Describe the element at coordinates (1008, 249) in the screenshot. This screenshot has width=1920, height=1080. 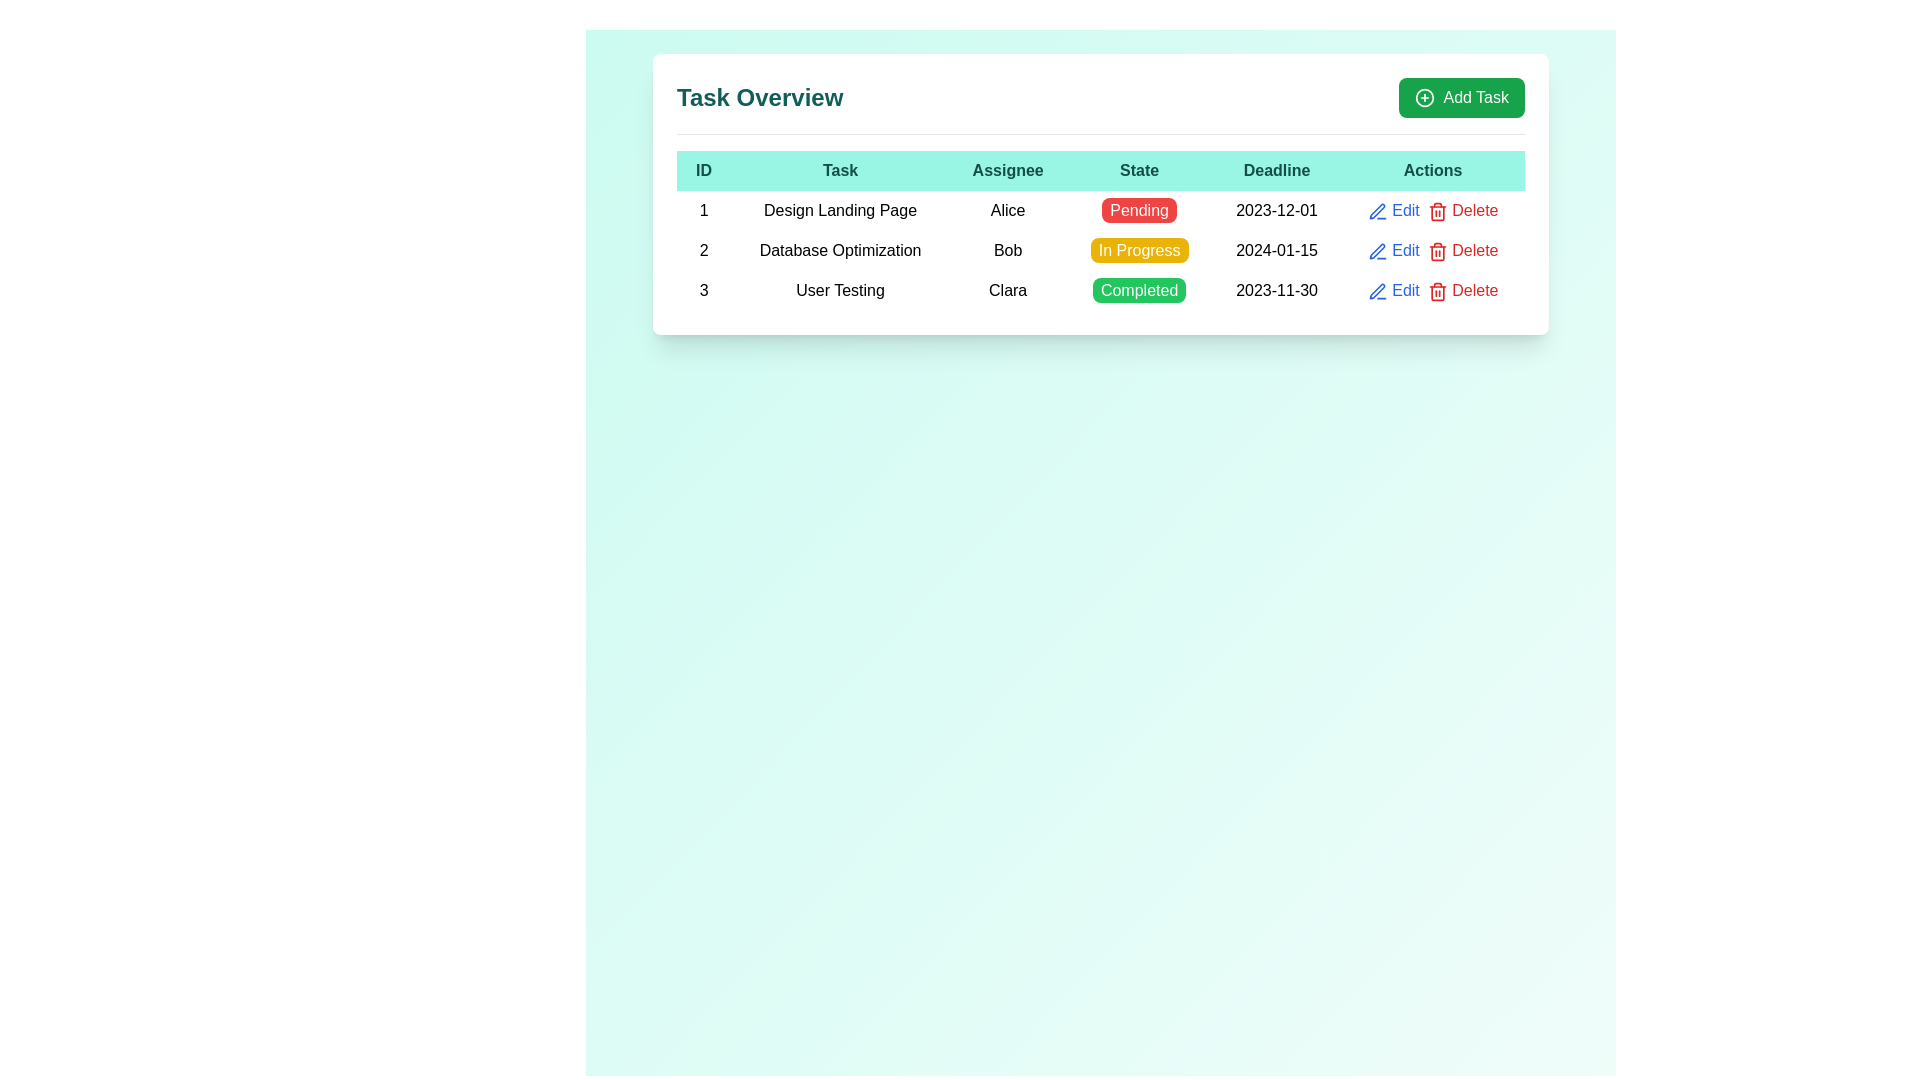
I see `the text label displaying the name 'Bob' in the 'Assignee' column of the task overview table` at that location.